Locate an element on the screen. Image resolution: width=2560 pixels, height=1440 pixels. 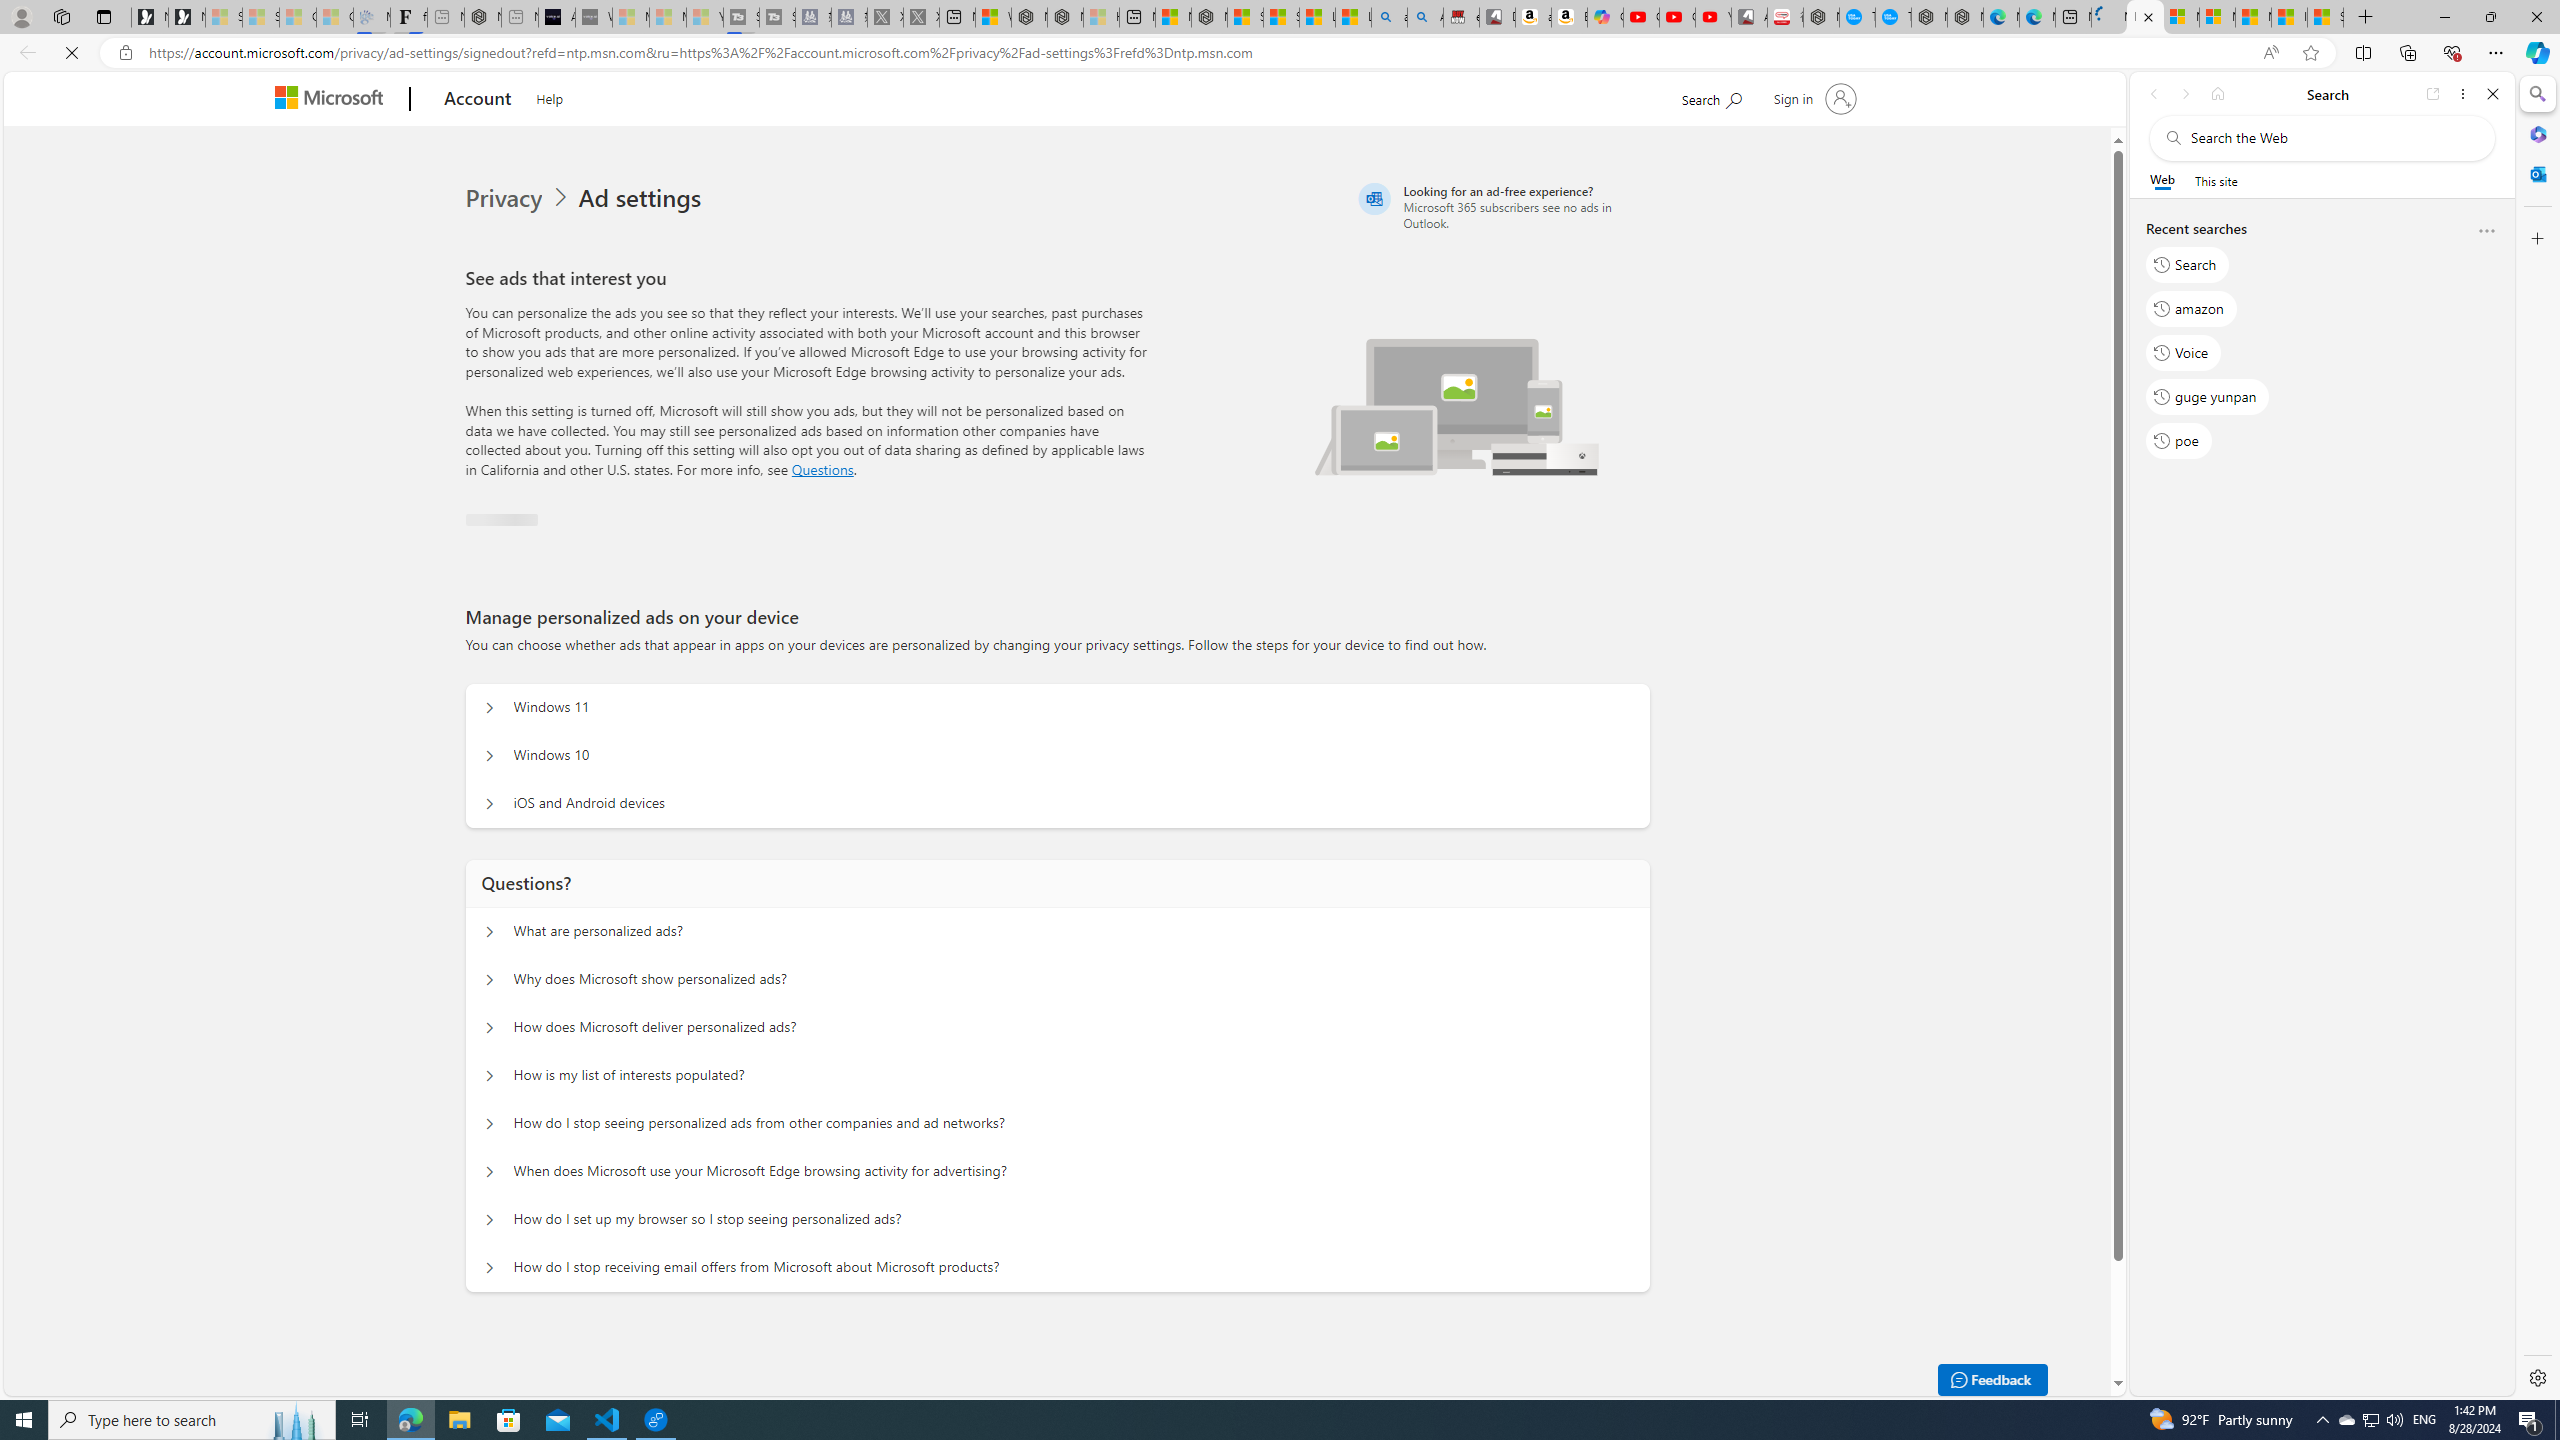
'New tab - Sleeping' is located at coordinates (519, 16).